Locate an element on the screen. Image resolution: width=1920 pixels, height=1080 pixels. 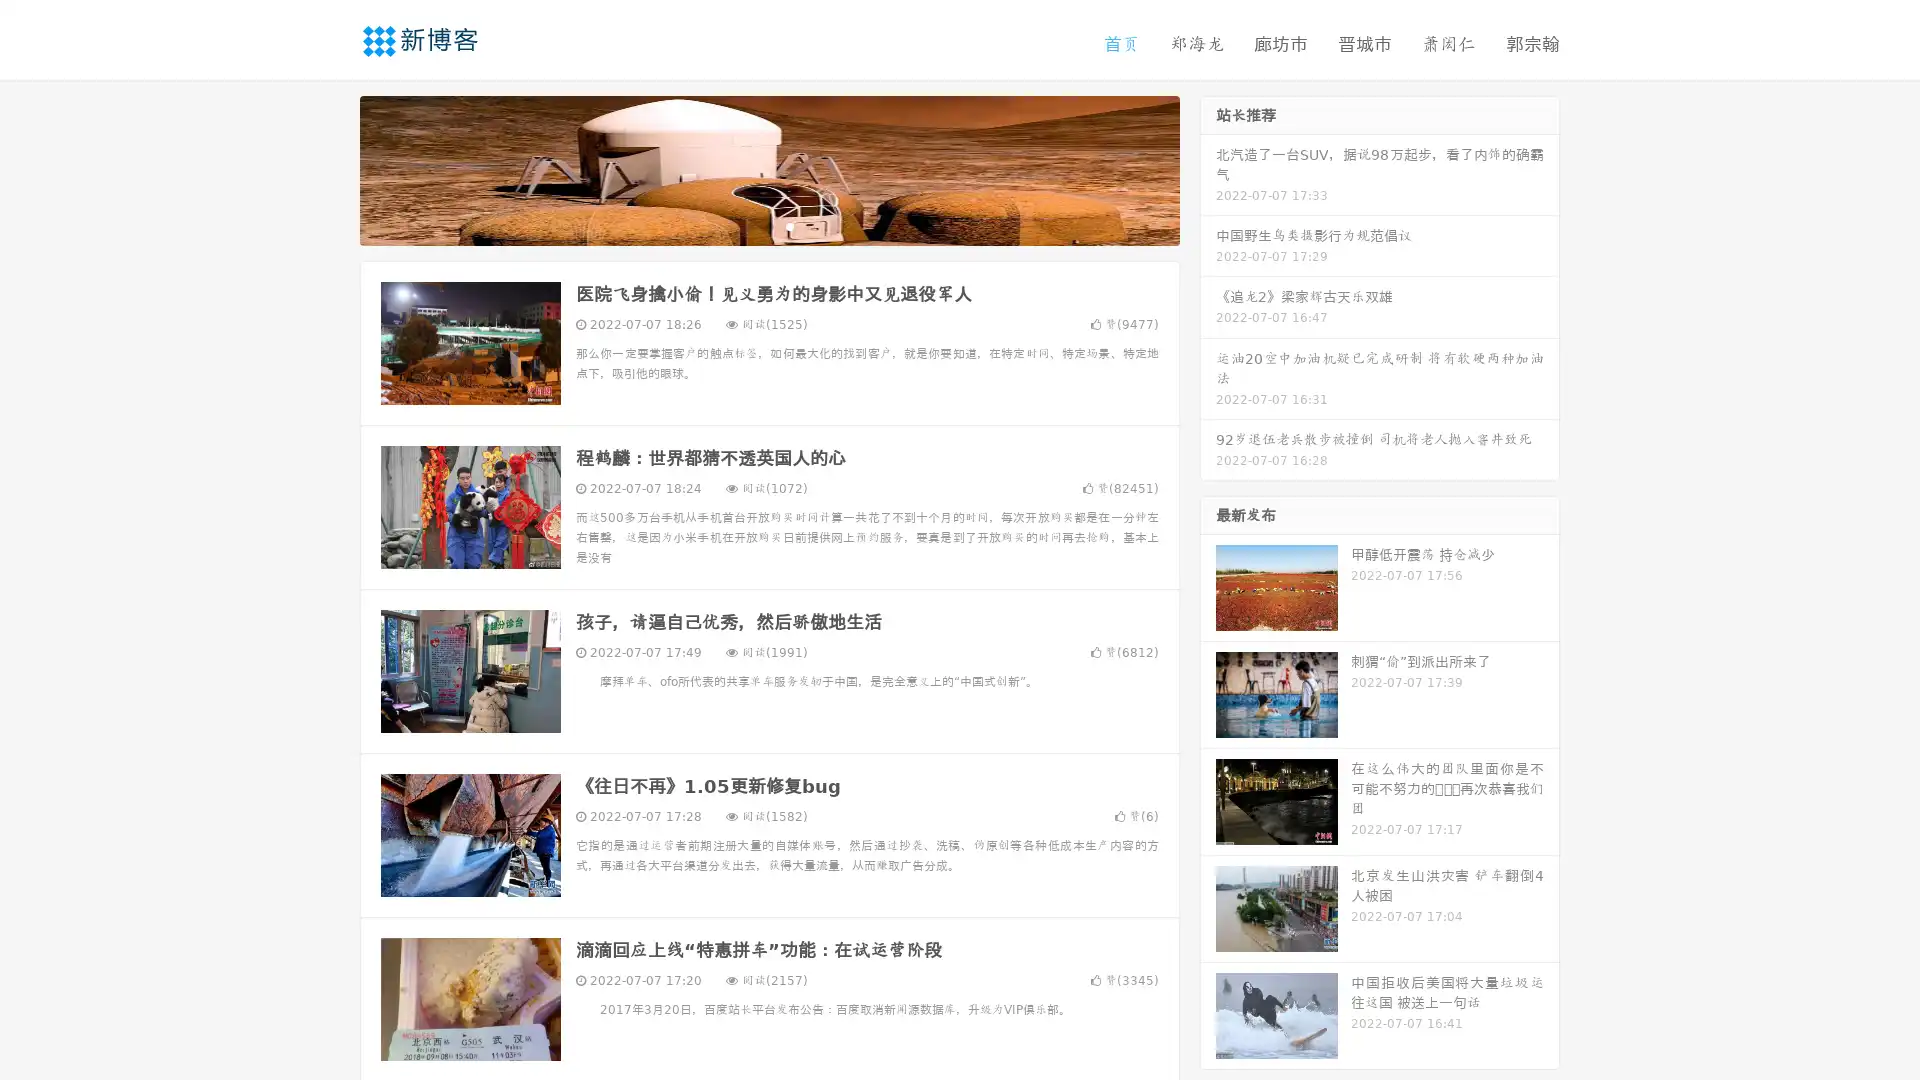
Next slide is located at coordinates (1208, 168).